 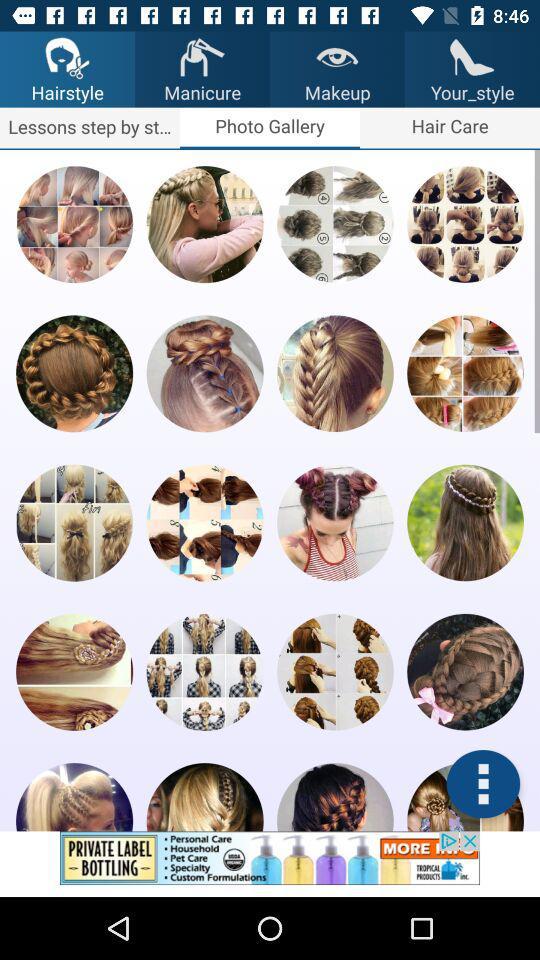 I want to click on hair colouring page, so click(x=335, y=672).